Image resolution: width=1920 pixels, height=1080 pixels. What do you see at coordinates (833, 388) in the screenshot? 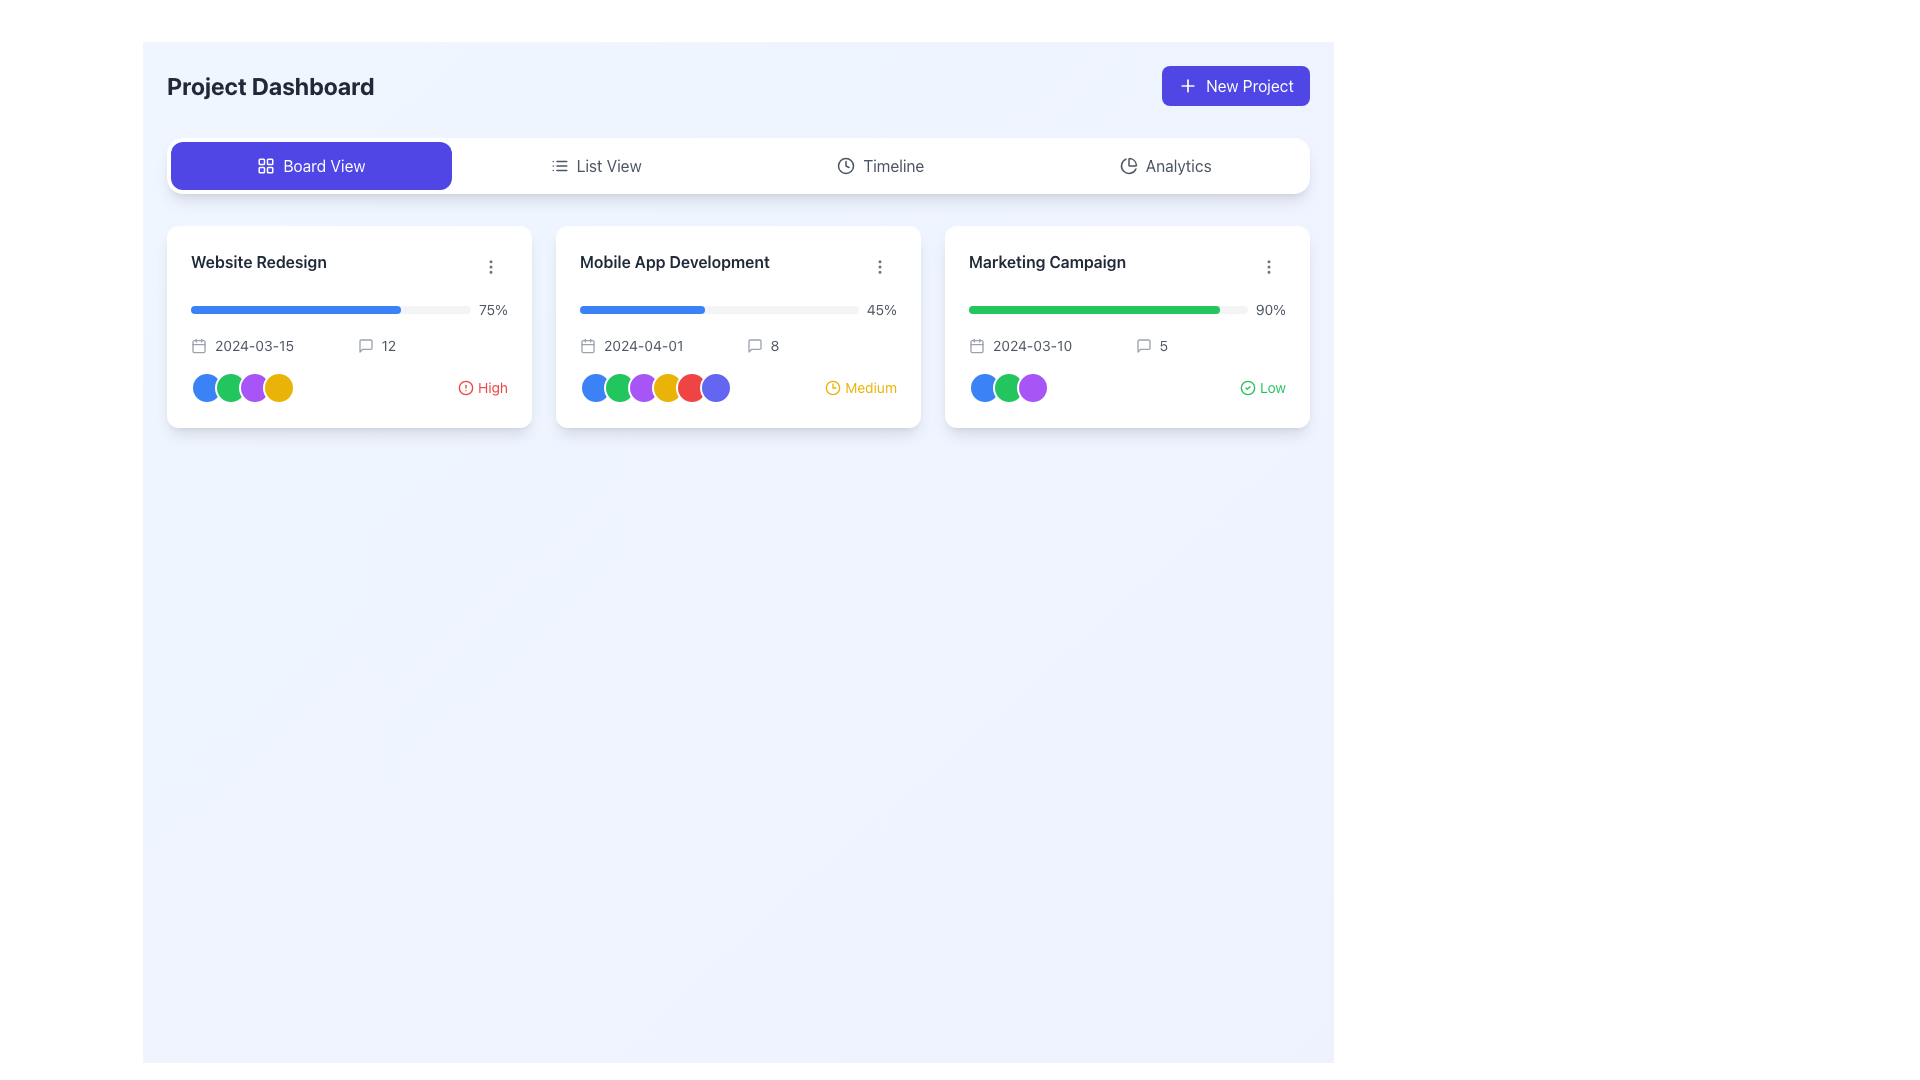
I see `the clock-shaped icon with a yellow outline located in the second card, to the left of the 'Medium' text` at bounding box center [833, 388].